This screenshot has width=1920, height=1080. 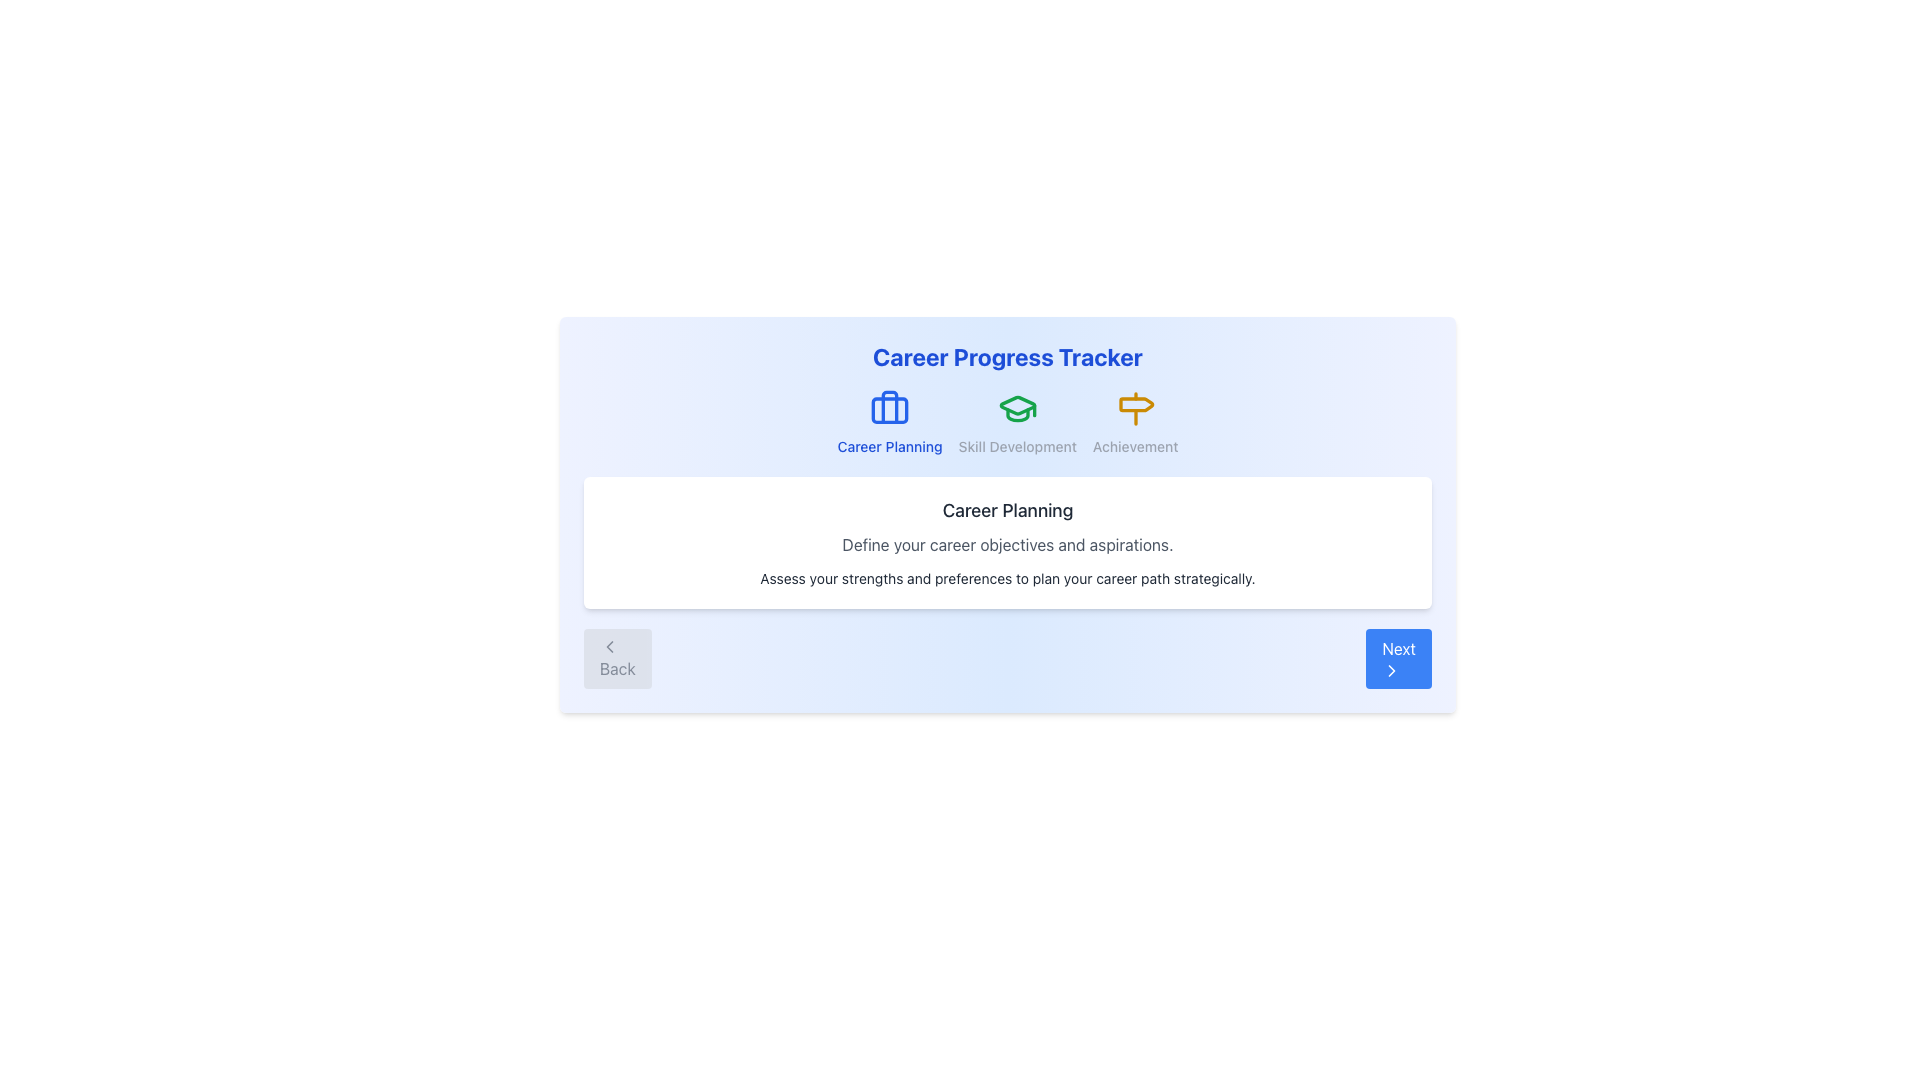 What do you see at coordinates (1017, 405) in the screenshot?
I see `the green graduation cap icon, which is the second icon in a horizontal row of three at the top center of the interface, positioned between a blue suitcase icon and a yellow signpost icon` at bounding box center [1017, 405].